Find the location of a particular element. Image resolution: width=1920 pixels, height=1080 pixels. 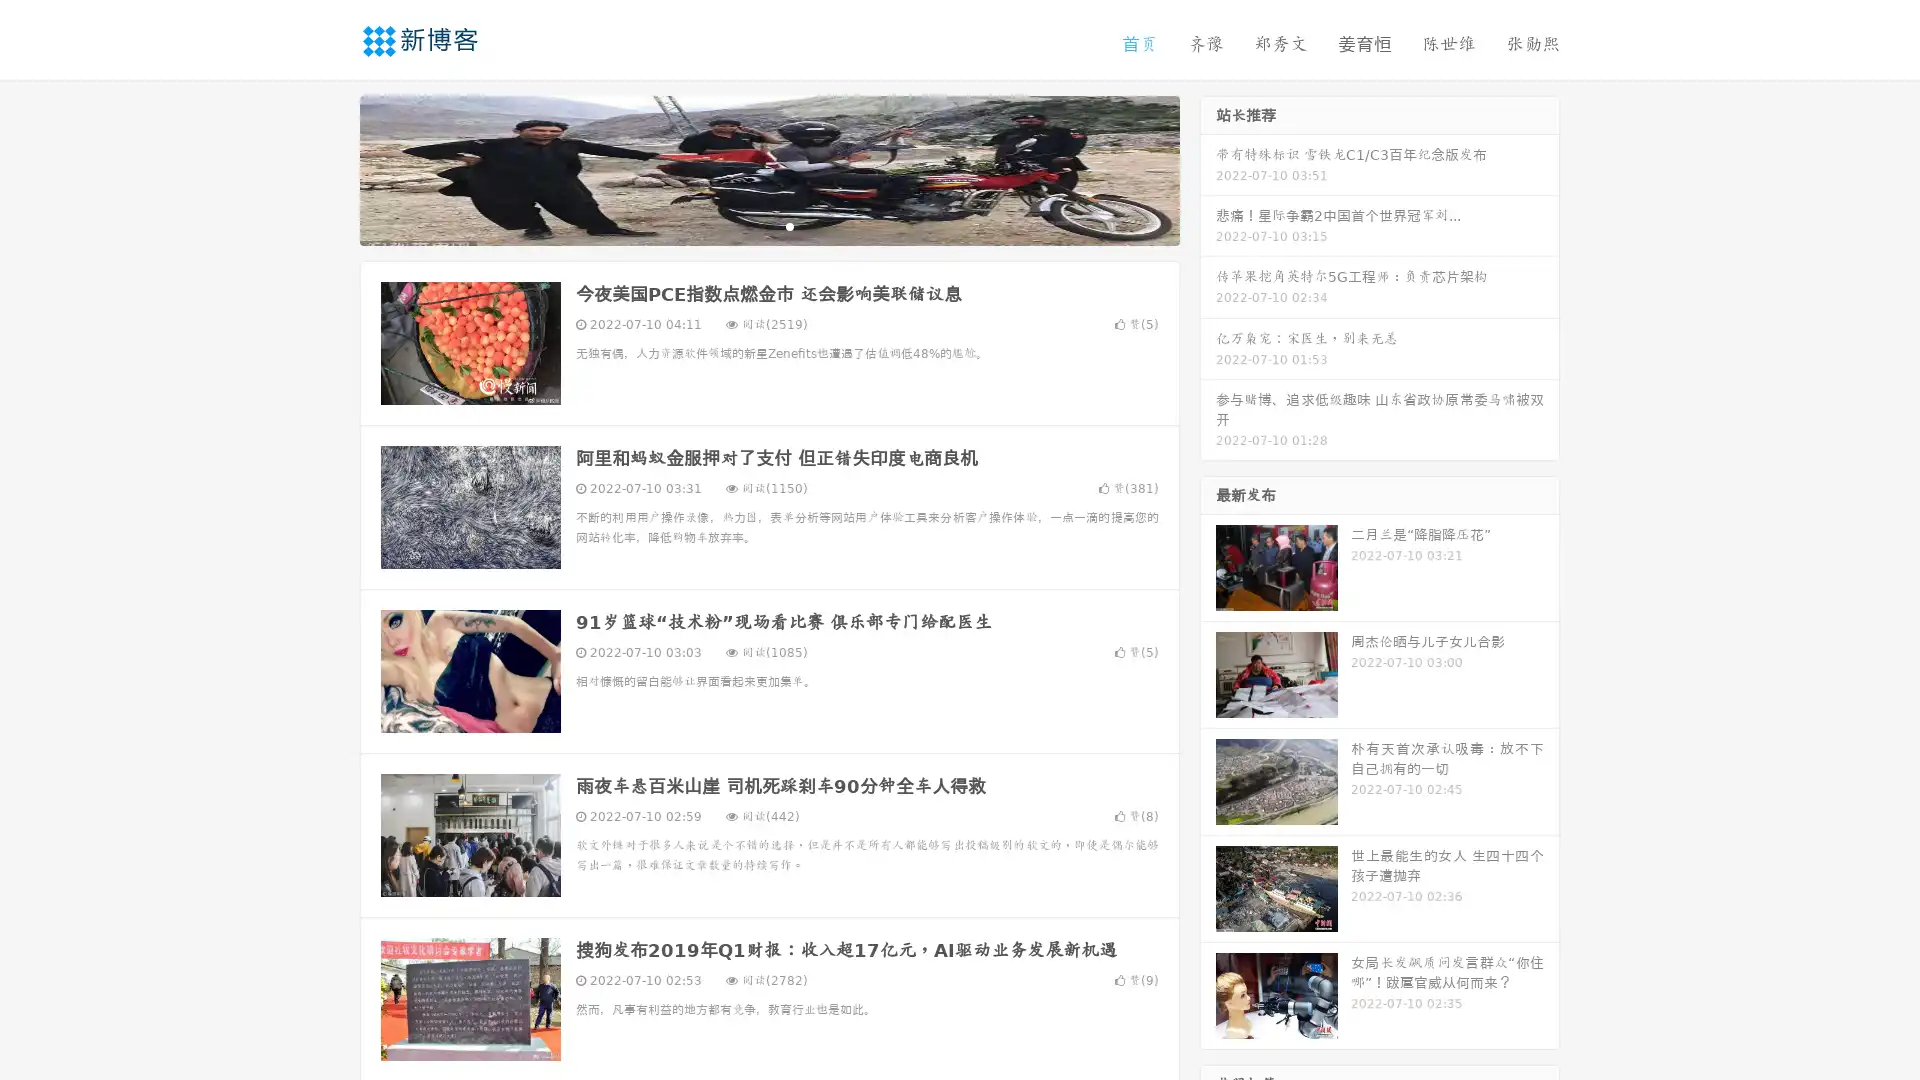

Go to slide 2 is located at coordinates (768, 225).